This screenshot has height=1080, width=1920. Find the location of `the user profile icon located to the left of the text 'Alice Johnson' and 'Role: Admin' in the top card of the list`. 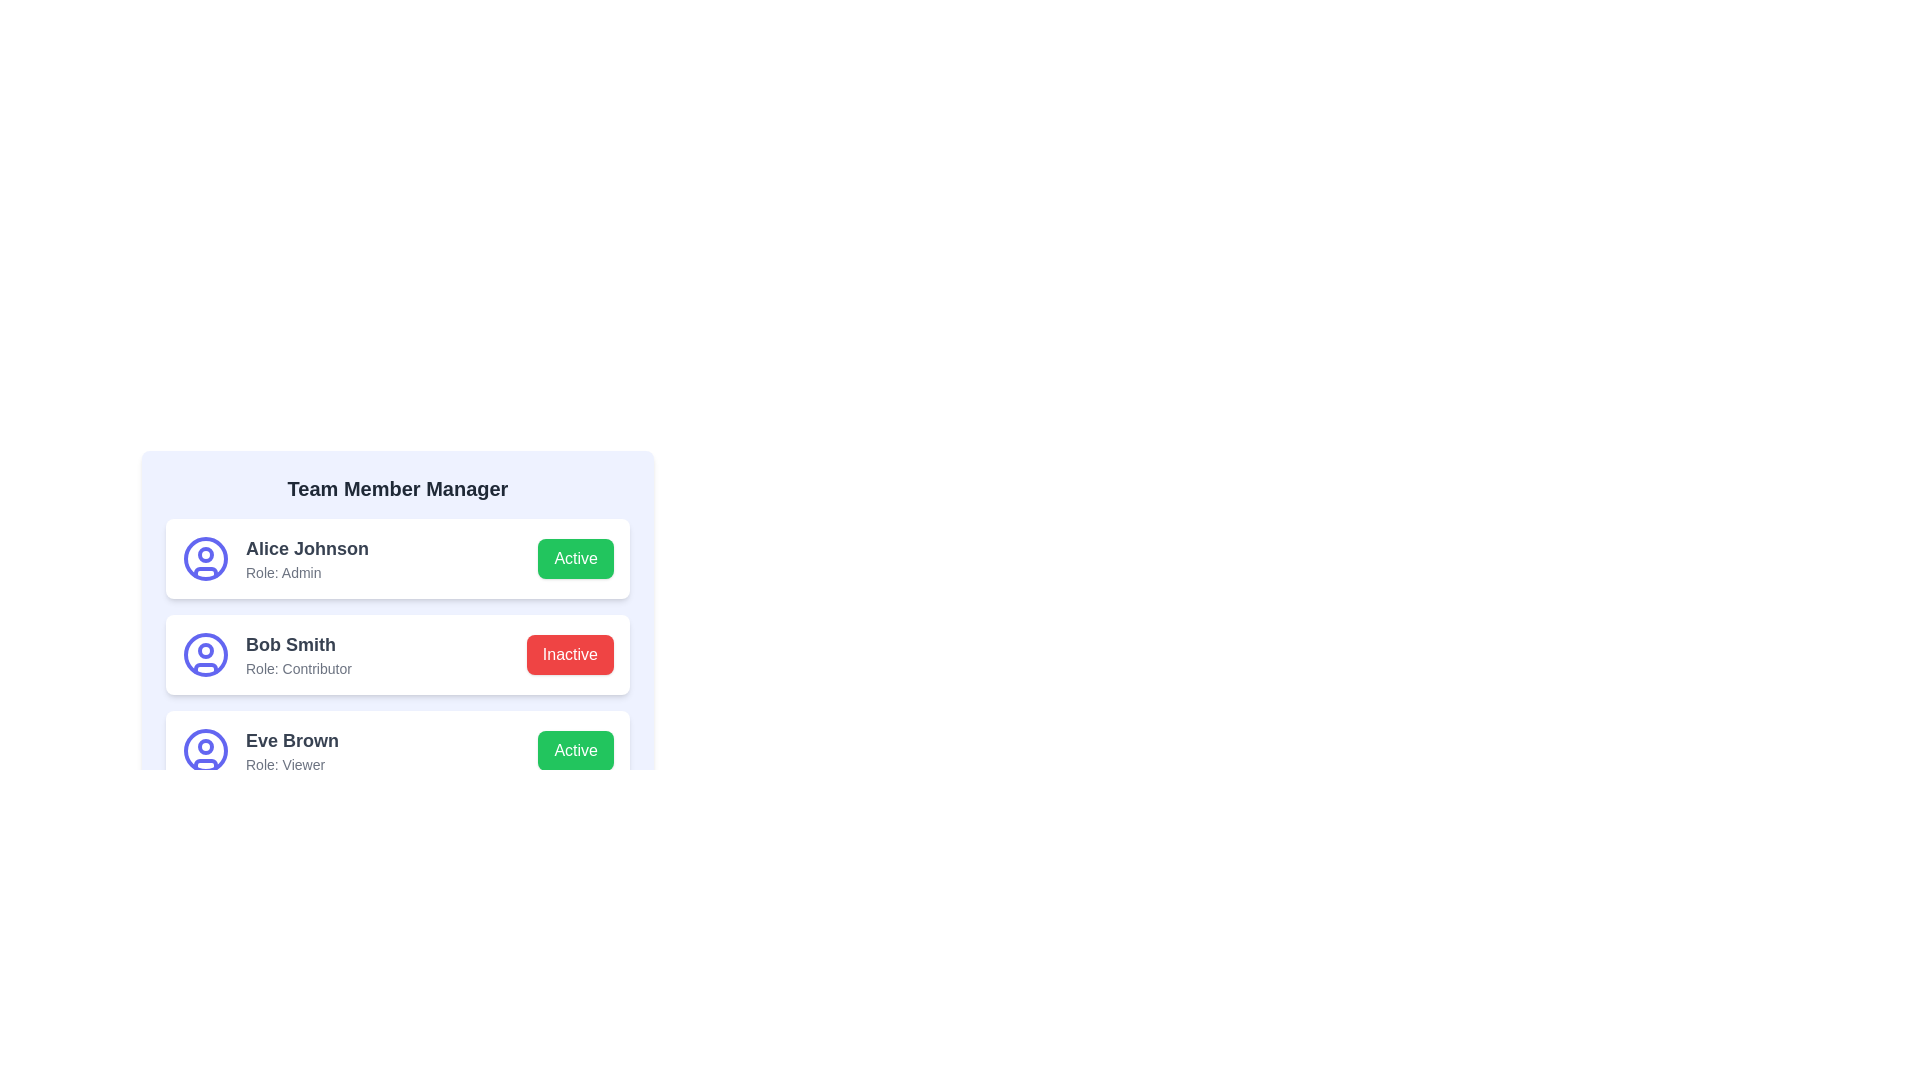

the user profile icon located to the left of the text 'Alice Johnson' and 'Role: Admin' in the top card of the list is located at coordinates (206, 559).